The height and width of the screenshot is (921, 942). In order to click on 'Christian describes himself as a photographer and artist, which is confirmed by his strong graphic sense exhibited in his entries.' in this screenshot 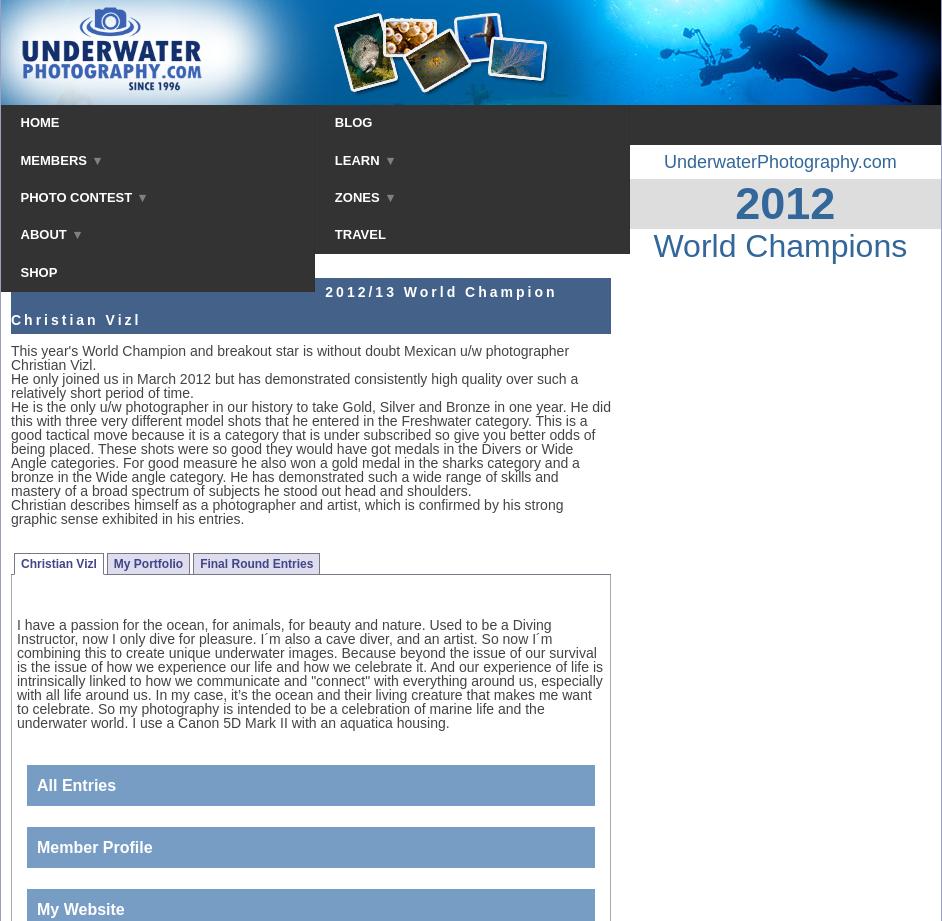, I will do `click(287, 510)`.